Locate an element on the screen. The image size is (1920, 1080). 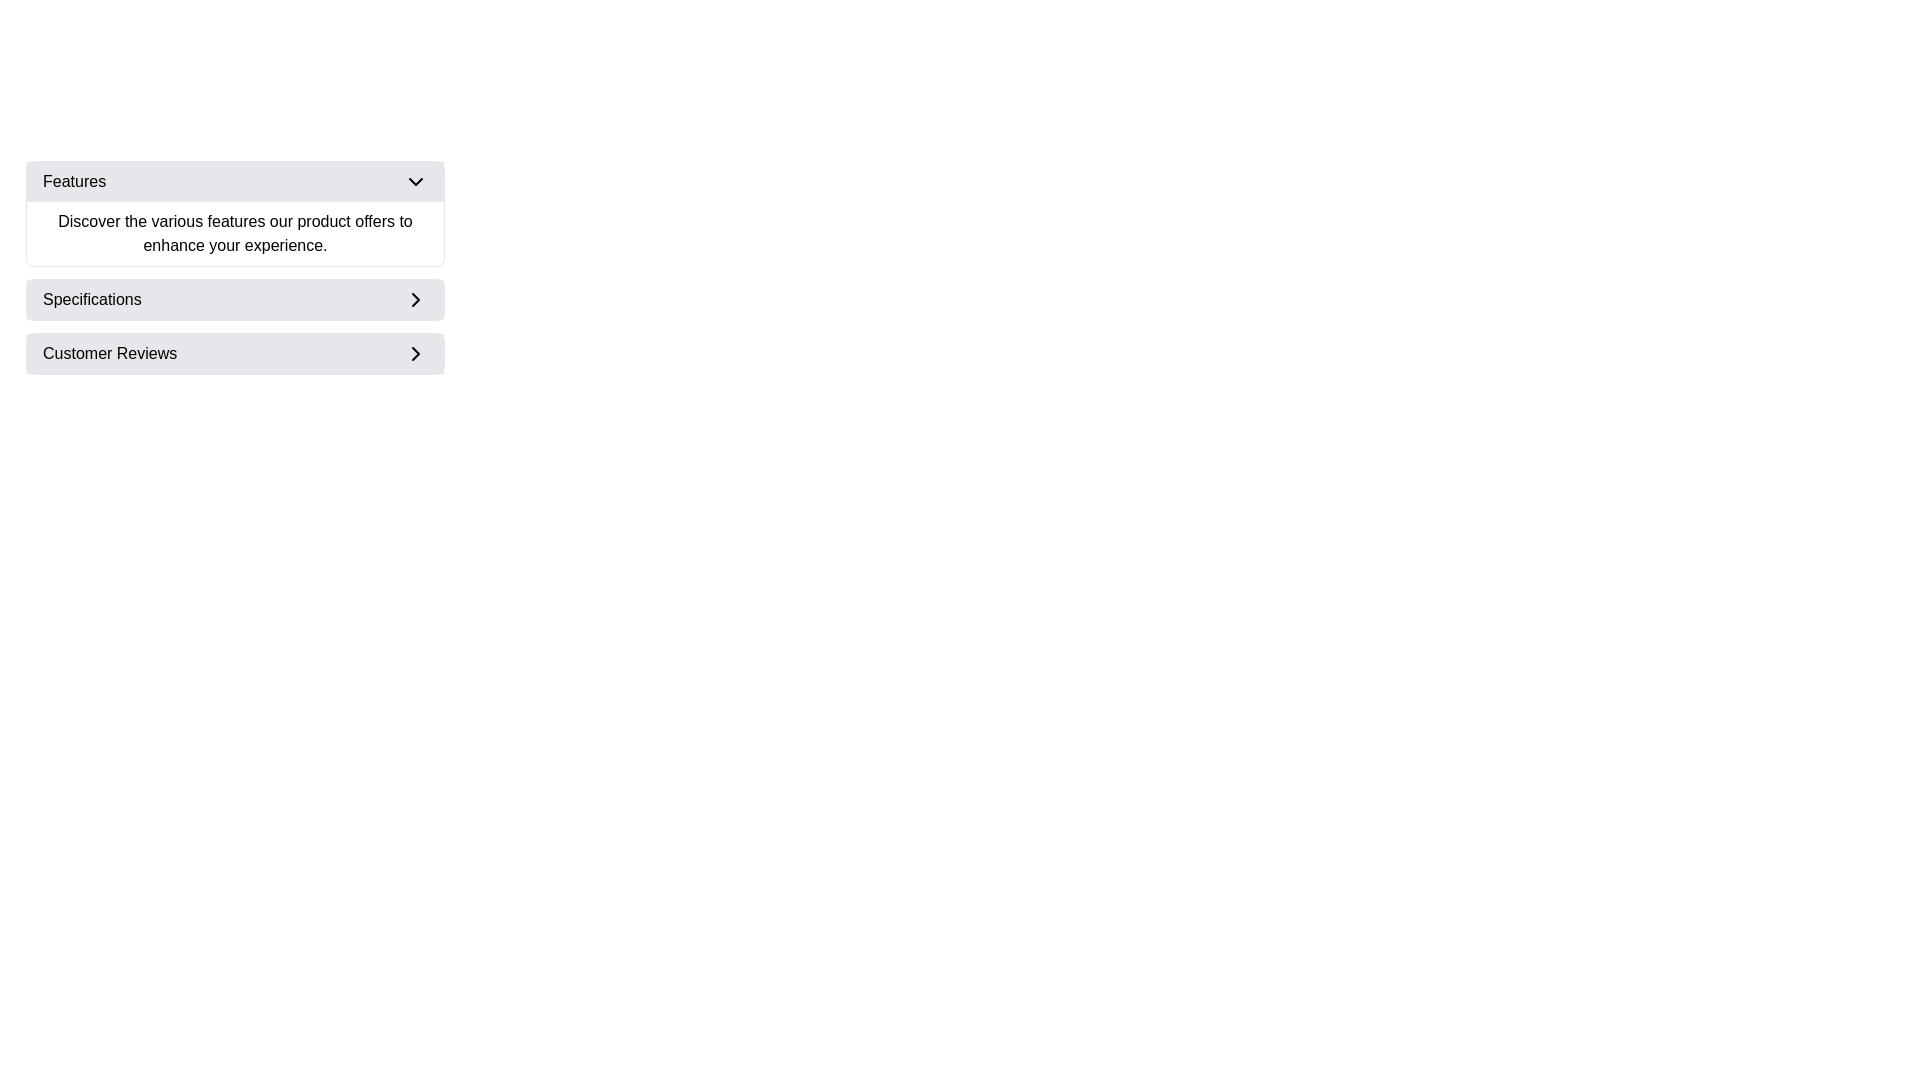
the 'Customer Reviews' label, which is displayed in a bold or regular black font on a light-gray background rectangle, located near the bottom of a vertical list, underneath the 'Specifications' element is located at coordinates (109, 353).